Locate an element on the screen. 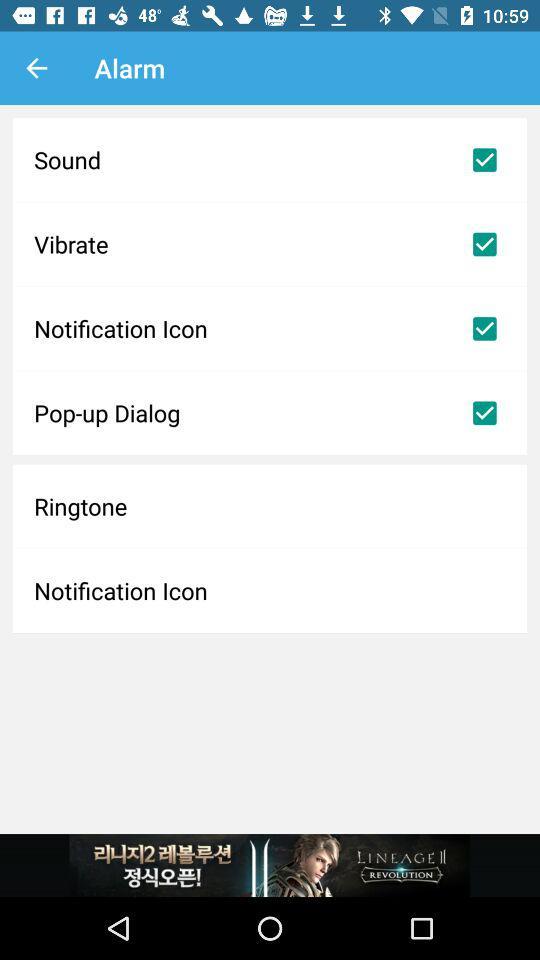  the item next to the alarm item is located at coordinates (36, 68).